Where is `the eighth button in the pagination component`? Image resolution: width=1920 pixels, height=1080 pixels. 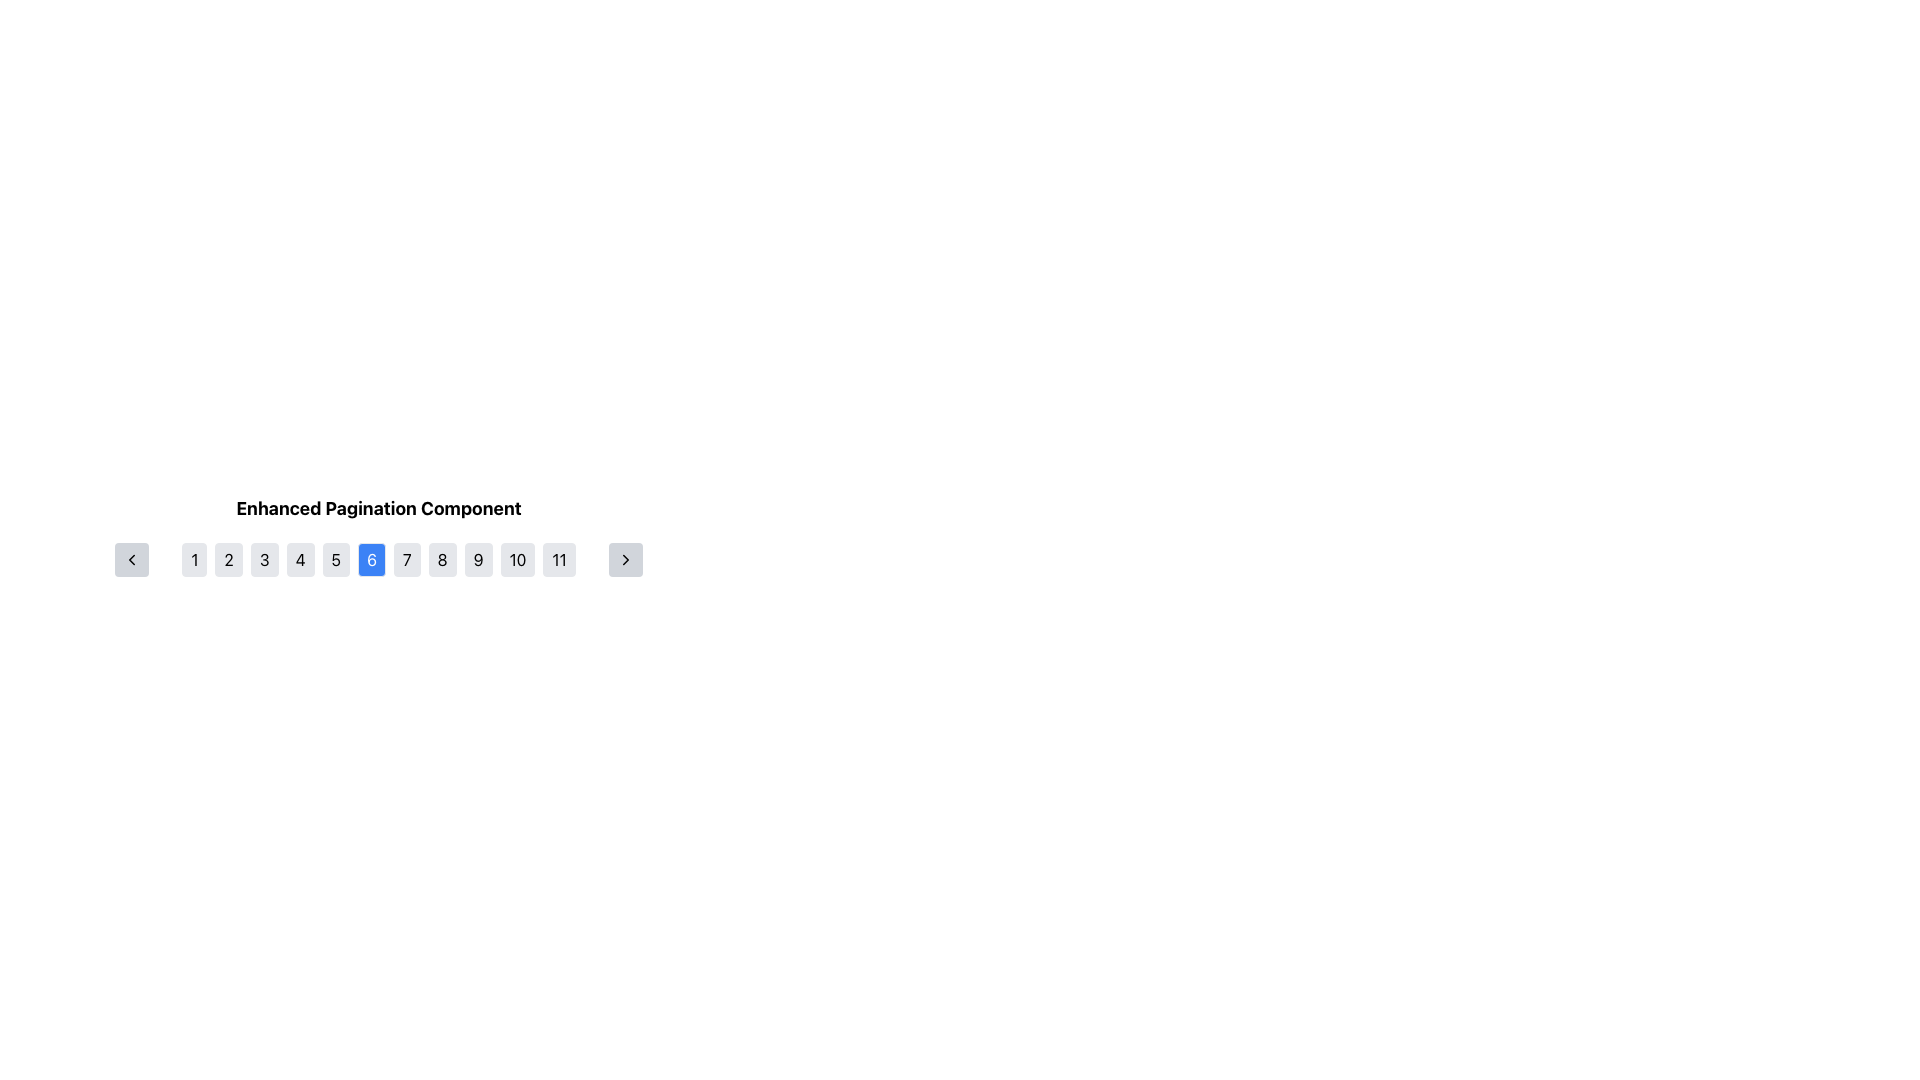 the eighth button in the pagination component is located at coordinates (441, 559).